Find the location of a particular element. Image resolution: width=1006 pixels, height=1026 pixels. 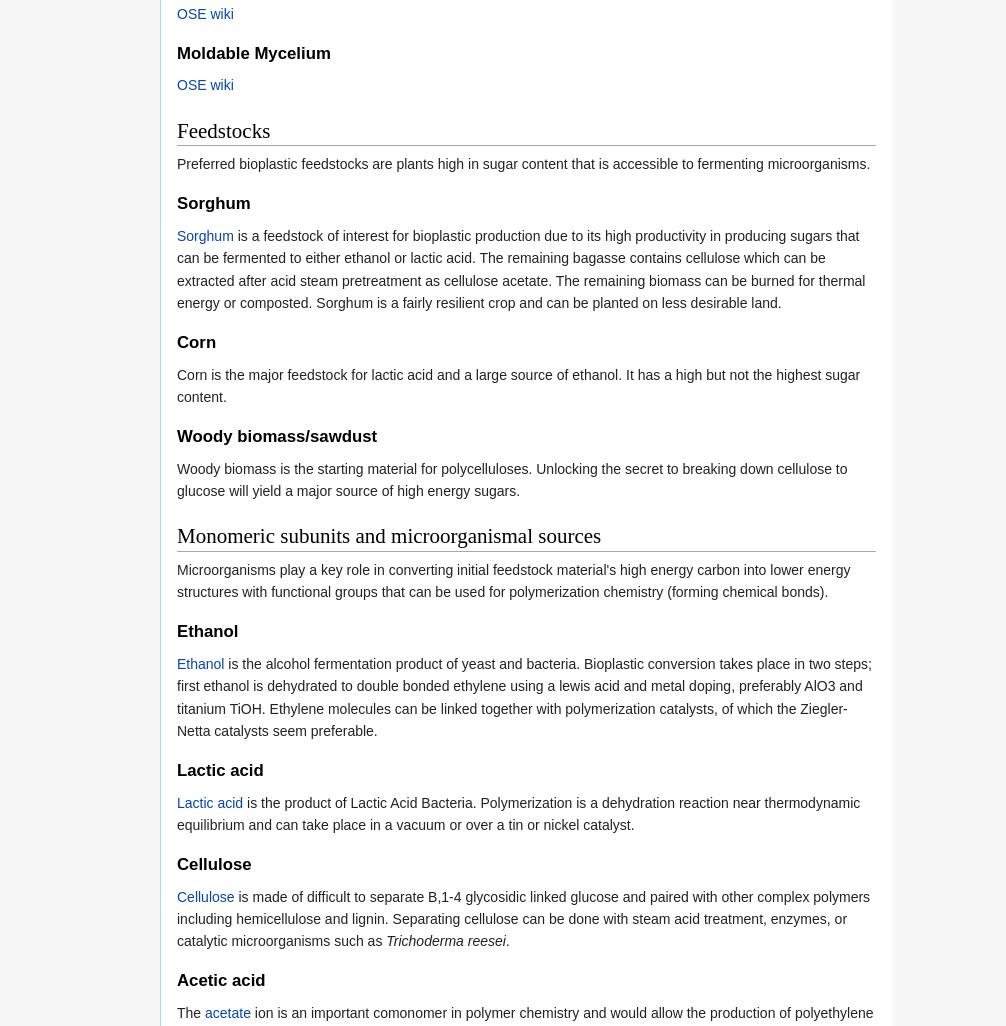

'The' is located at coordinates (176, 1011).